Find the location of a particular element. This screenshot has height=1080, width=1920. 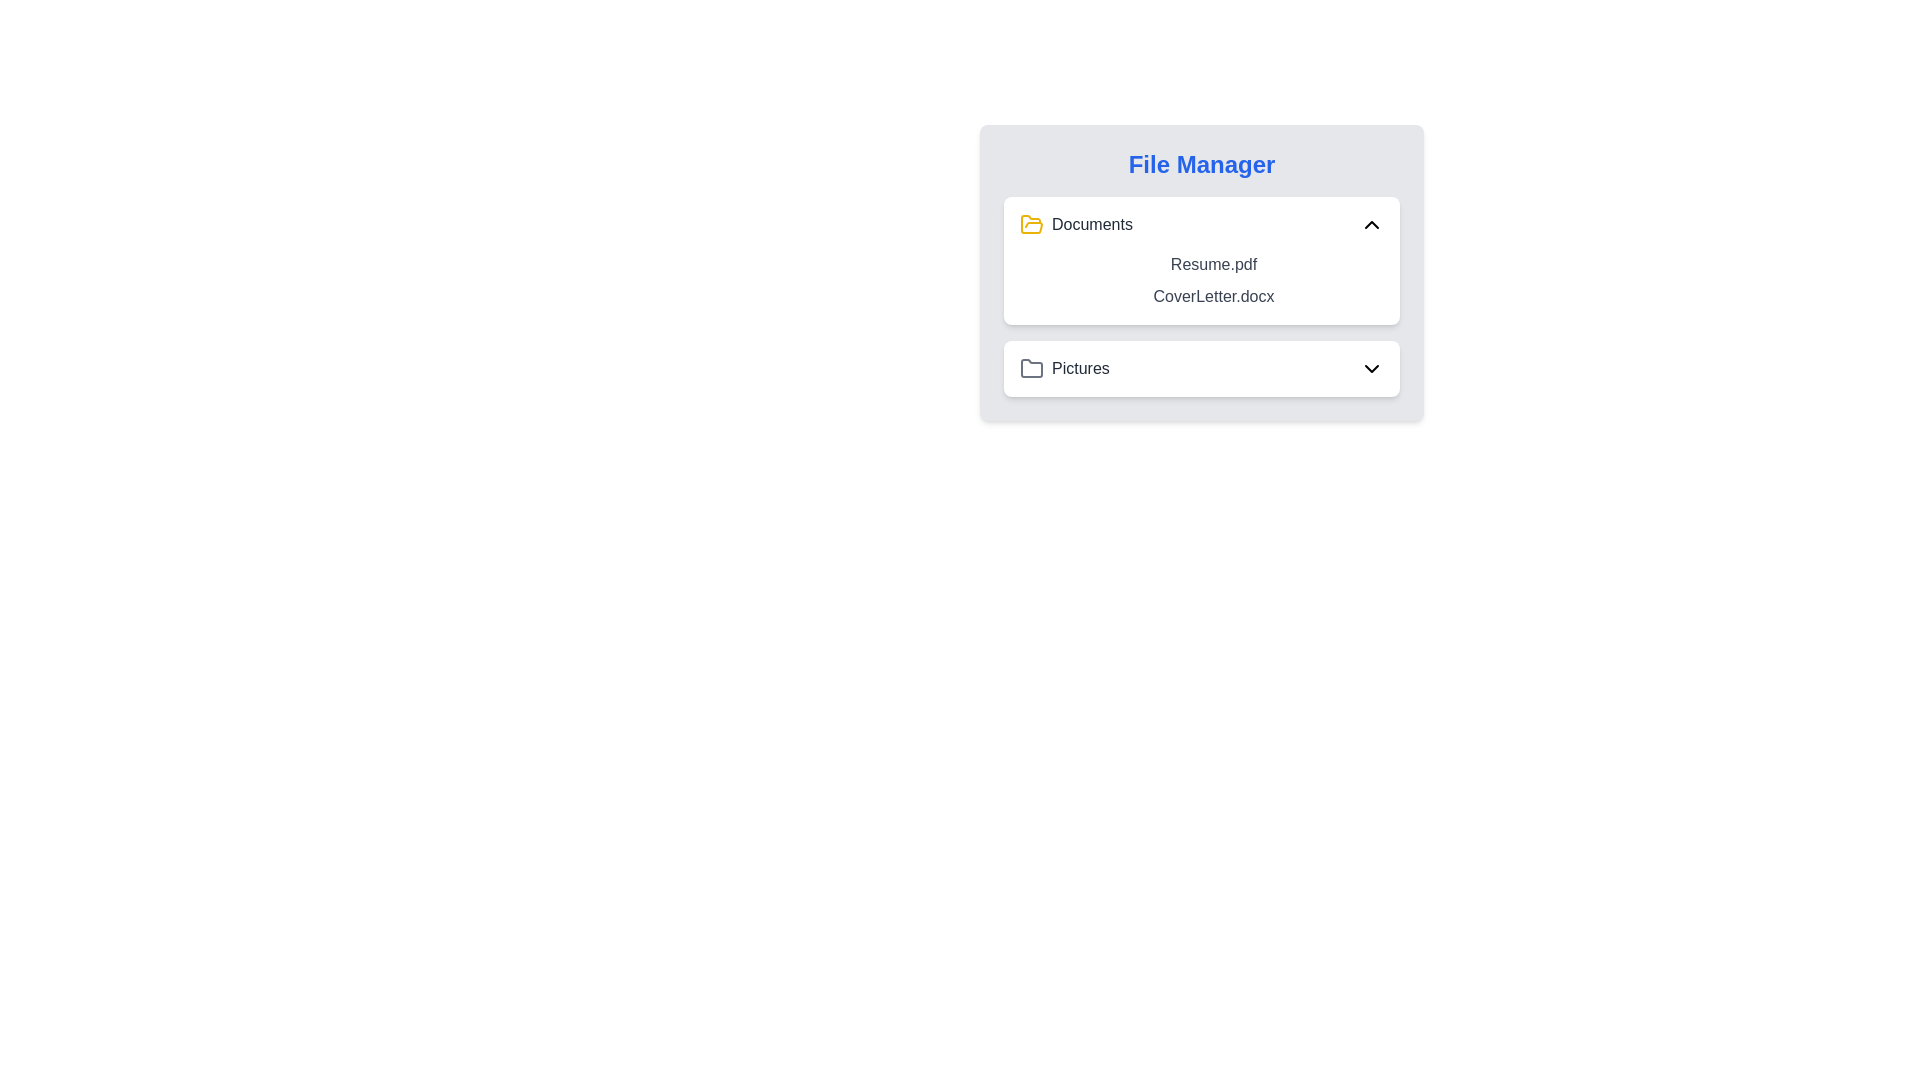

or interpret the text label indicating the folder name 'Documents', which is located to the right of the folder icon in the file manager interface is located at coordinates (1091, 224).